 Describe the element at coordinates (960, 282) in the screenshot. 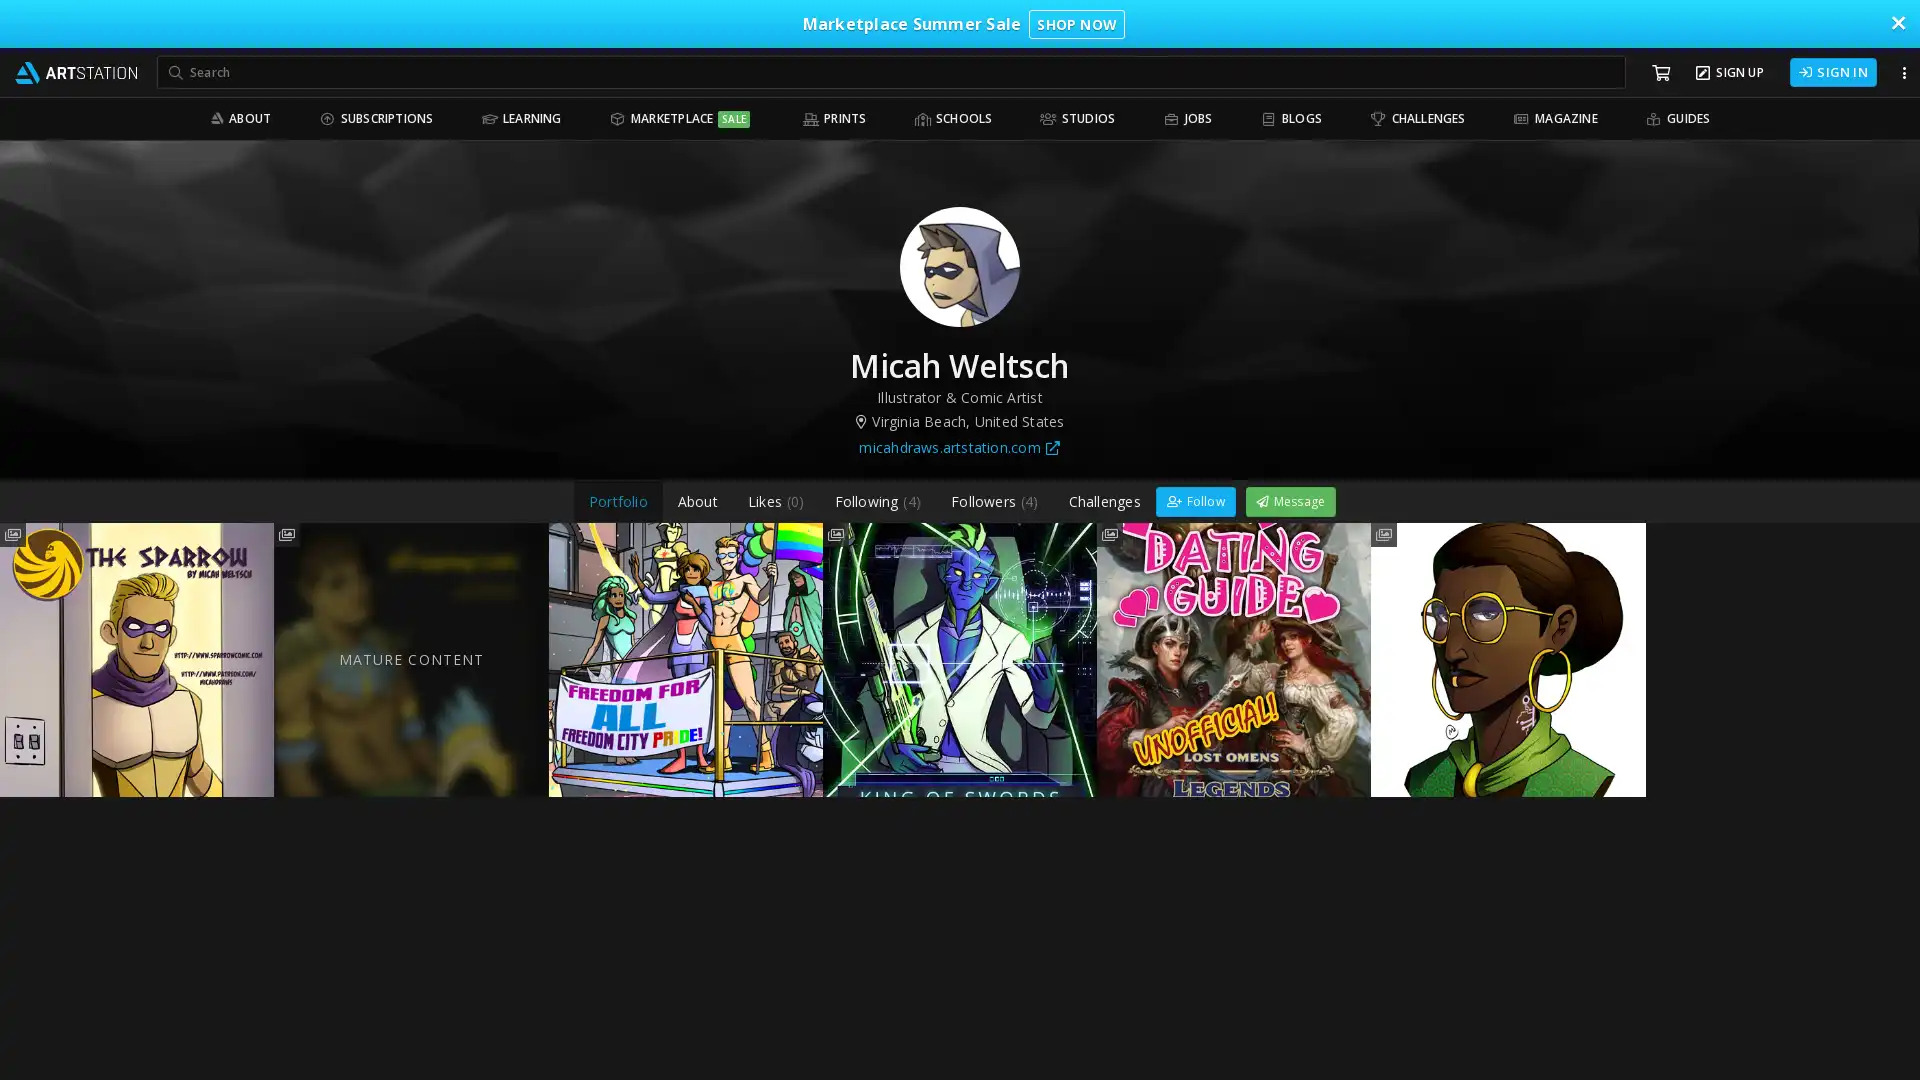

I see `Sign in` at that location.